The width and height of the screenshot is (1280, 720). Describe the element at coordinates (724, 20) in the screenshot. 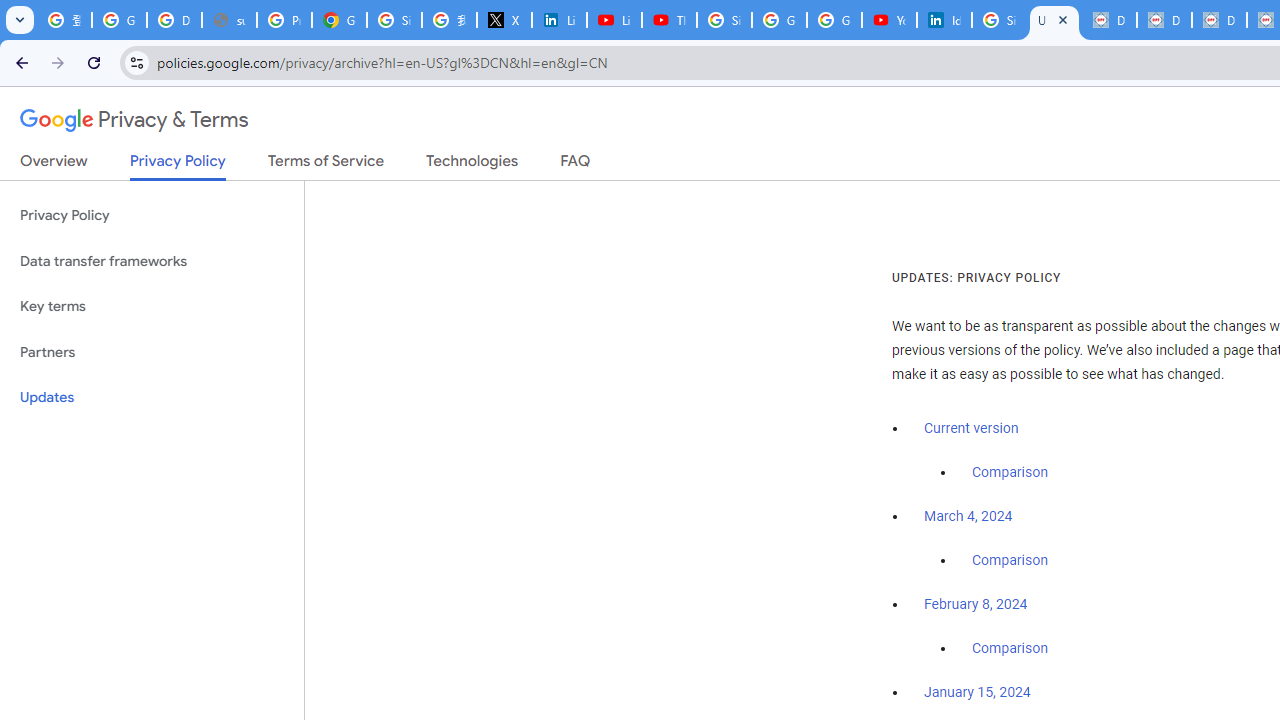

I see `'Sign in - Google Accounts'` at that location.